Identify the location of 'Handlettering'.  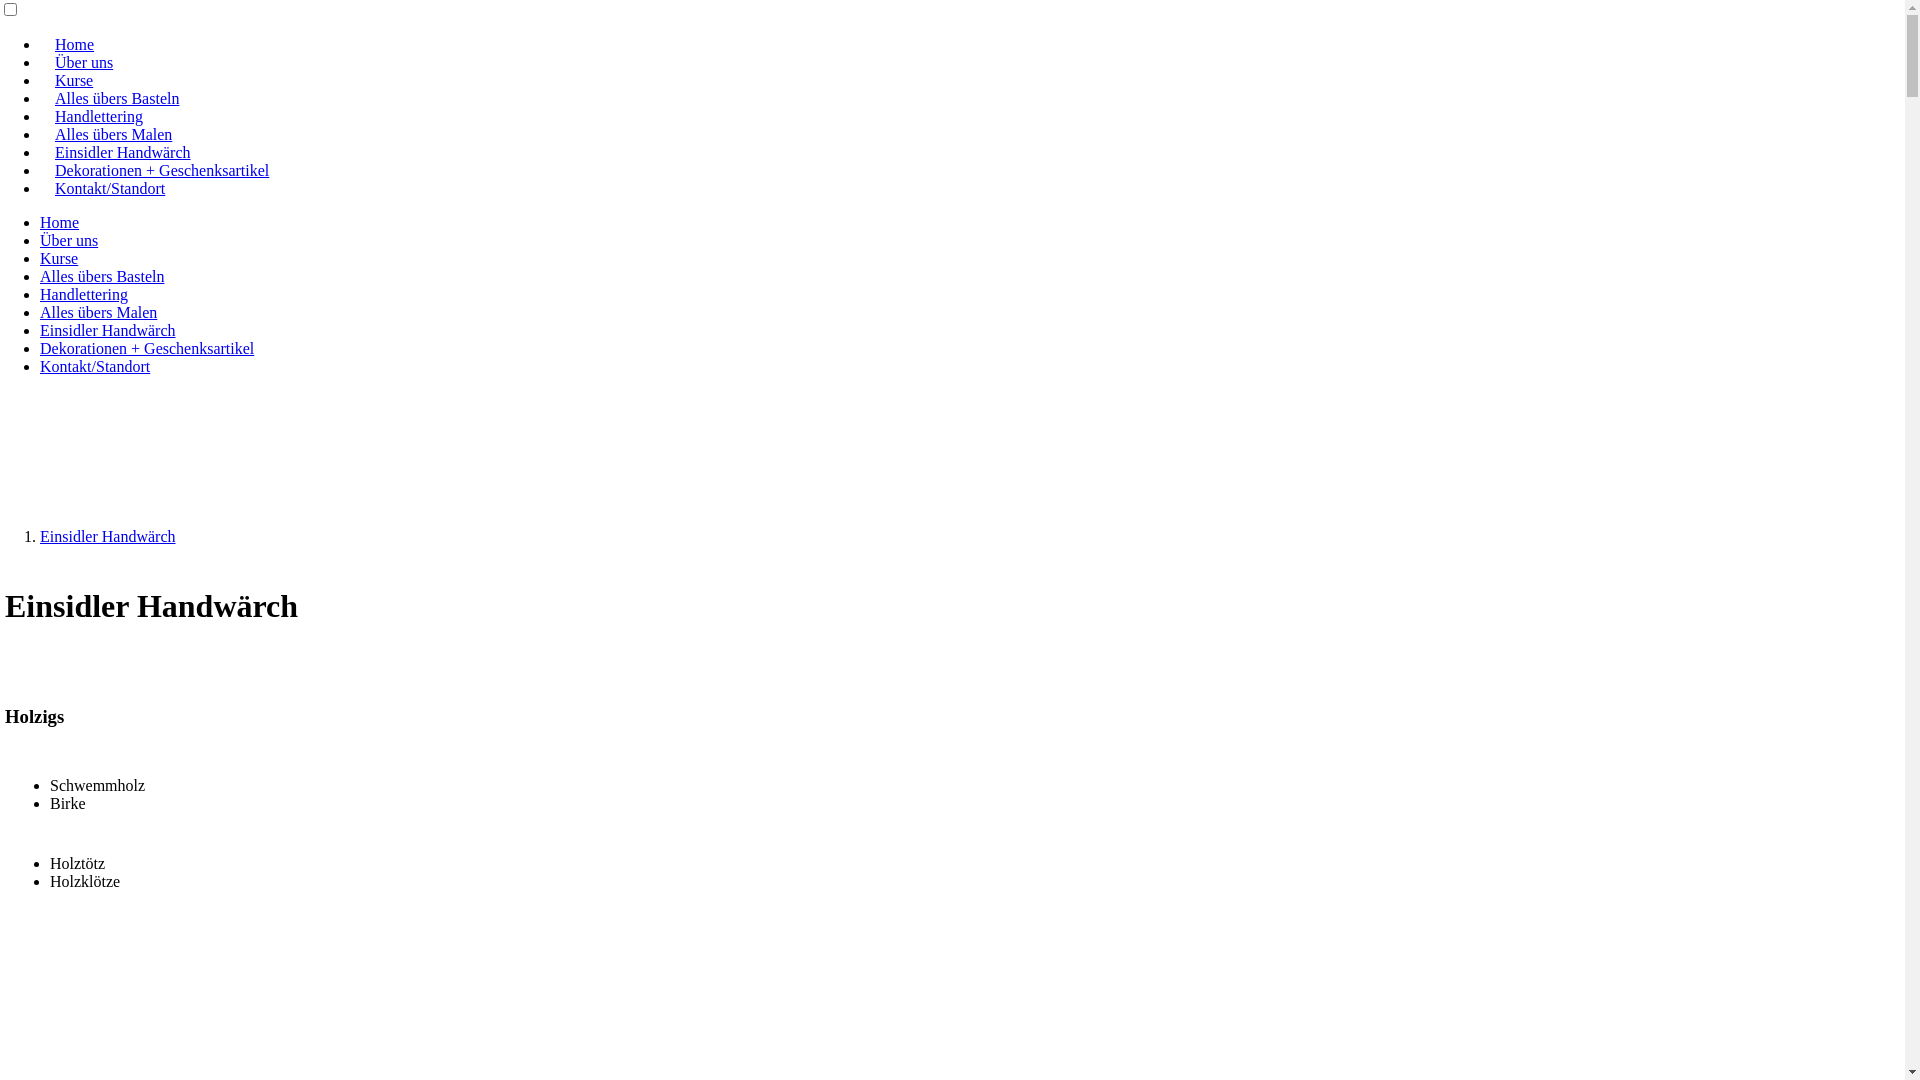
(98, 116).